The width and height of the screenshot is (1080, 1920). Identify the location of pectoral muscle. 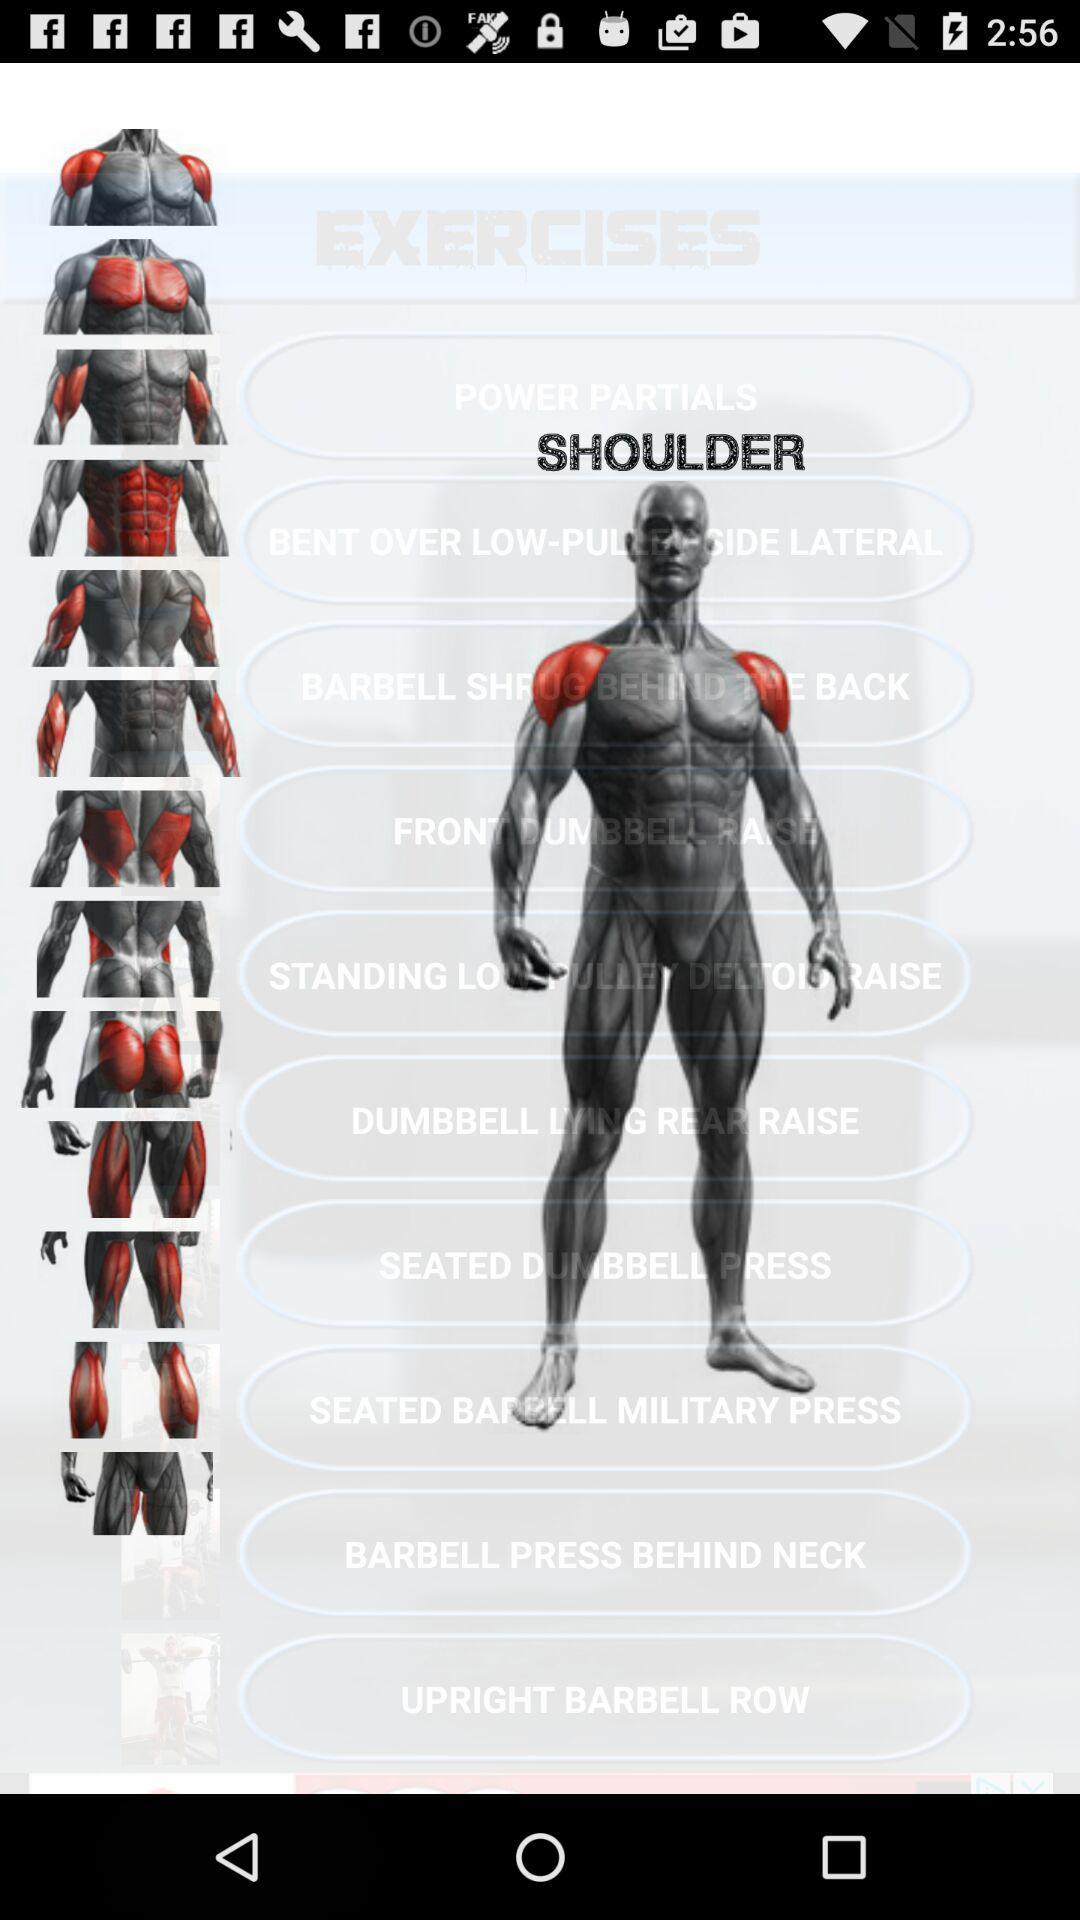
(131, 279).